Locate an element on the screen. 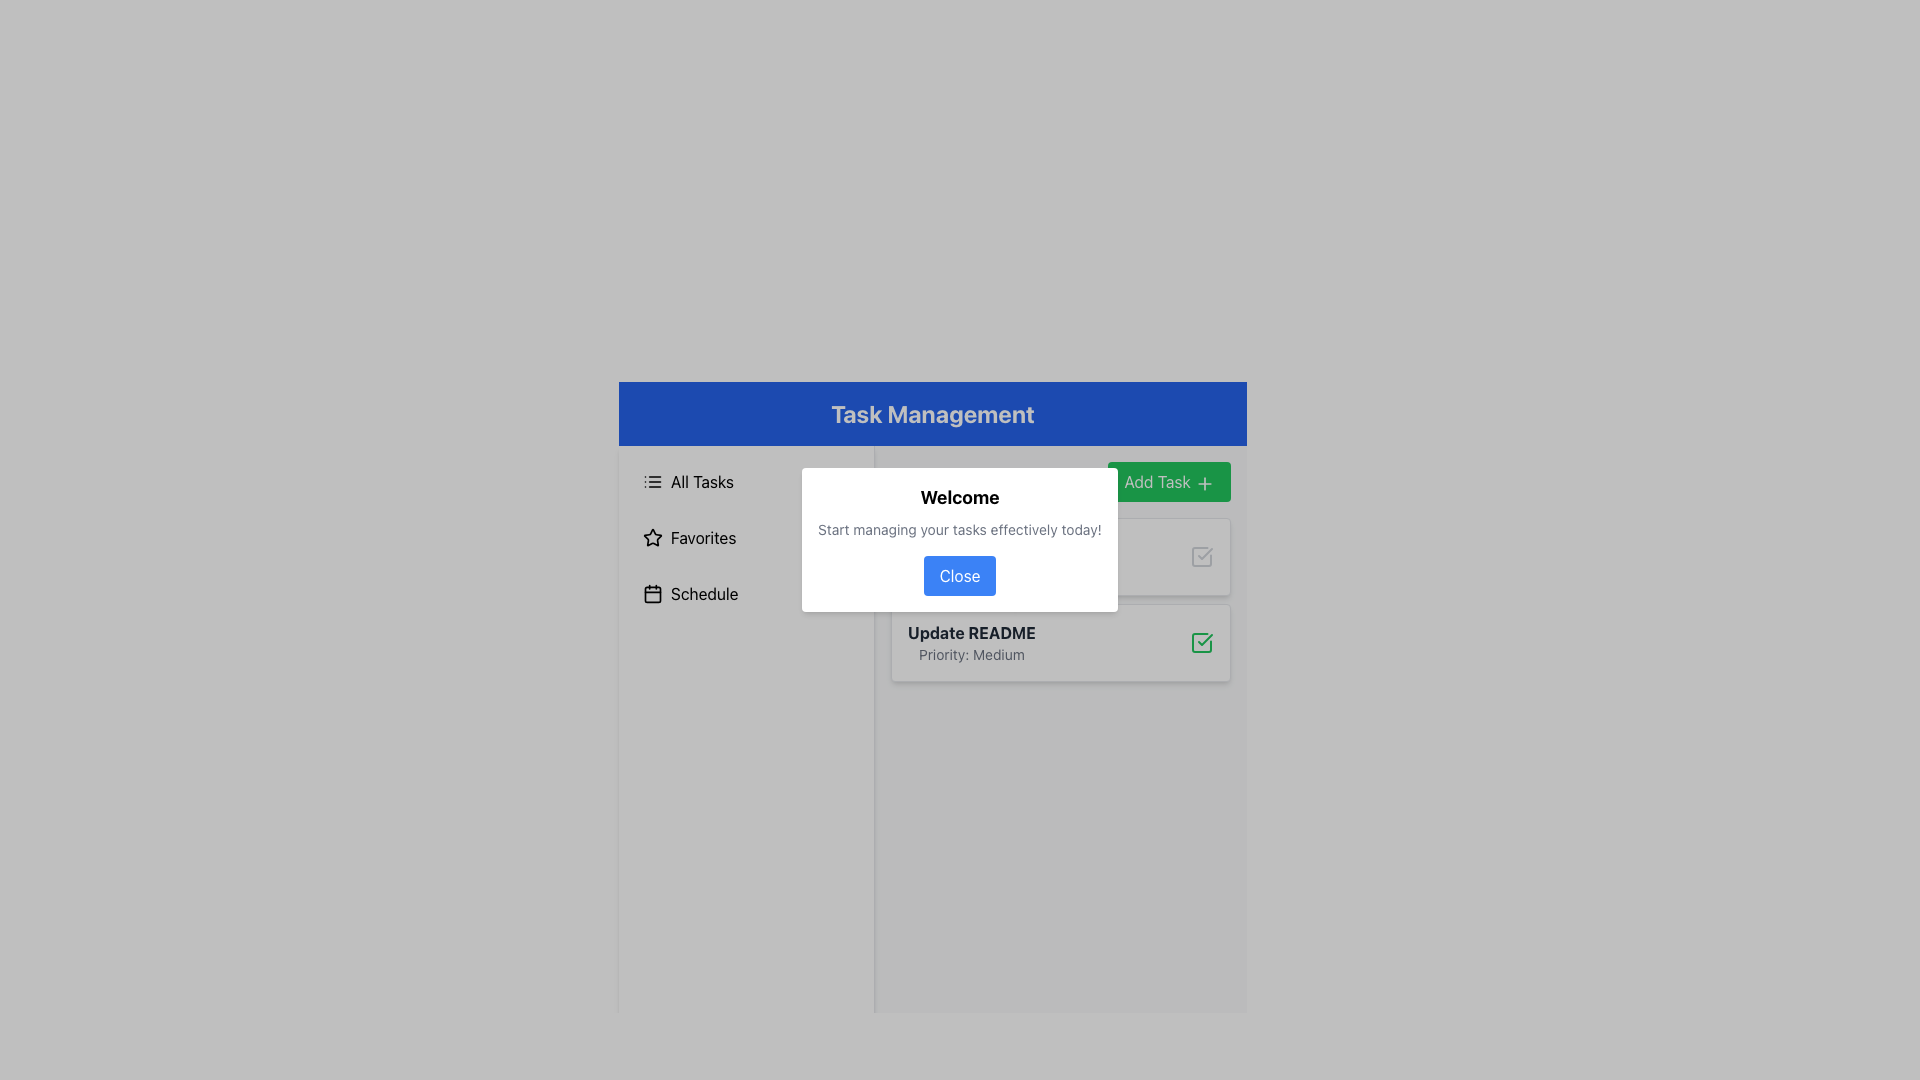 Image resolution: width=1920 pixels, height=1080 pixels. the text label reading 'Priority: High', which is styled in small gray text and located below the bold text 'Develop Component' is located at coordinates (986, 569).